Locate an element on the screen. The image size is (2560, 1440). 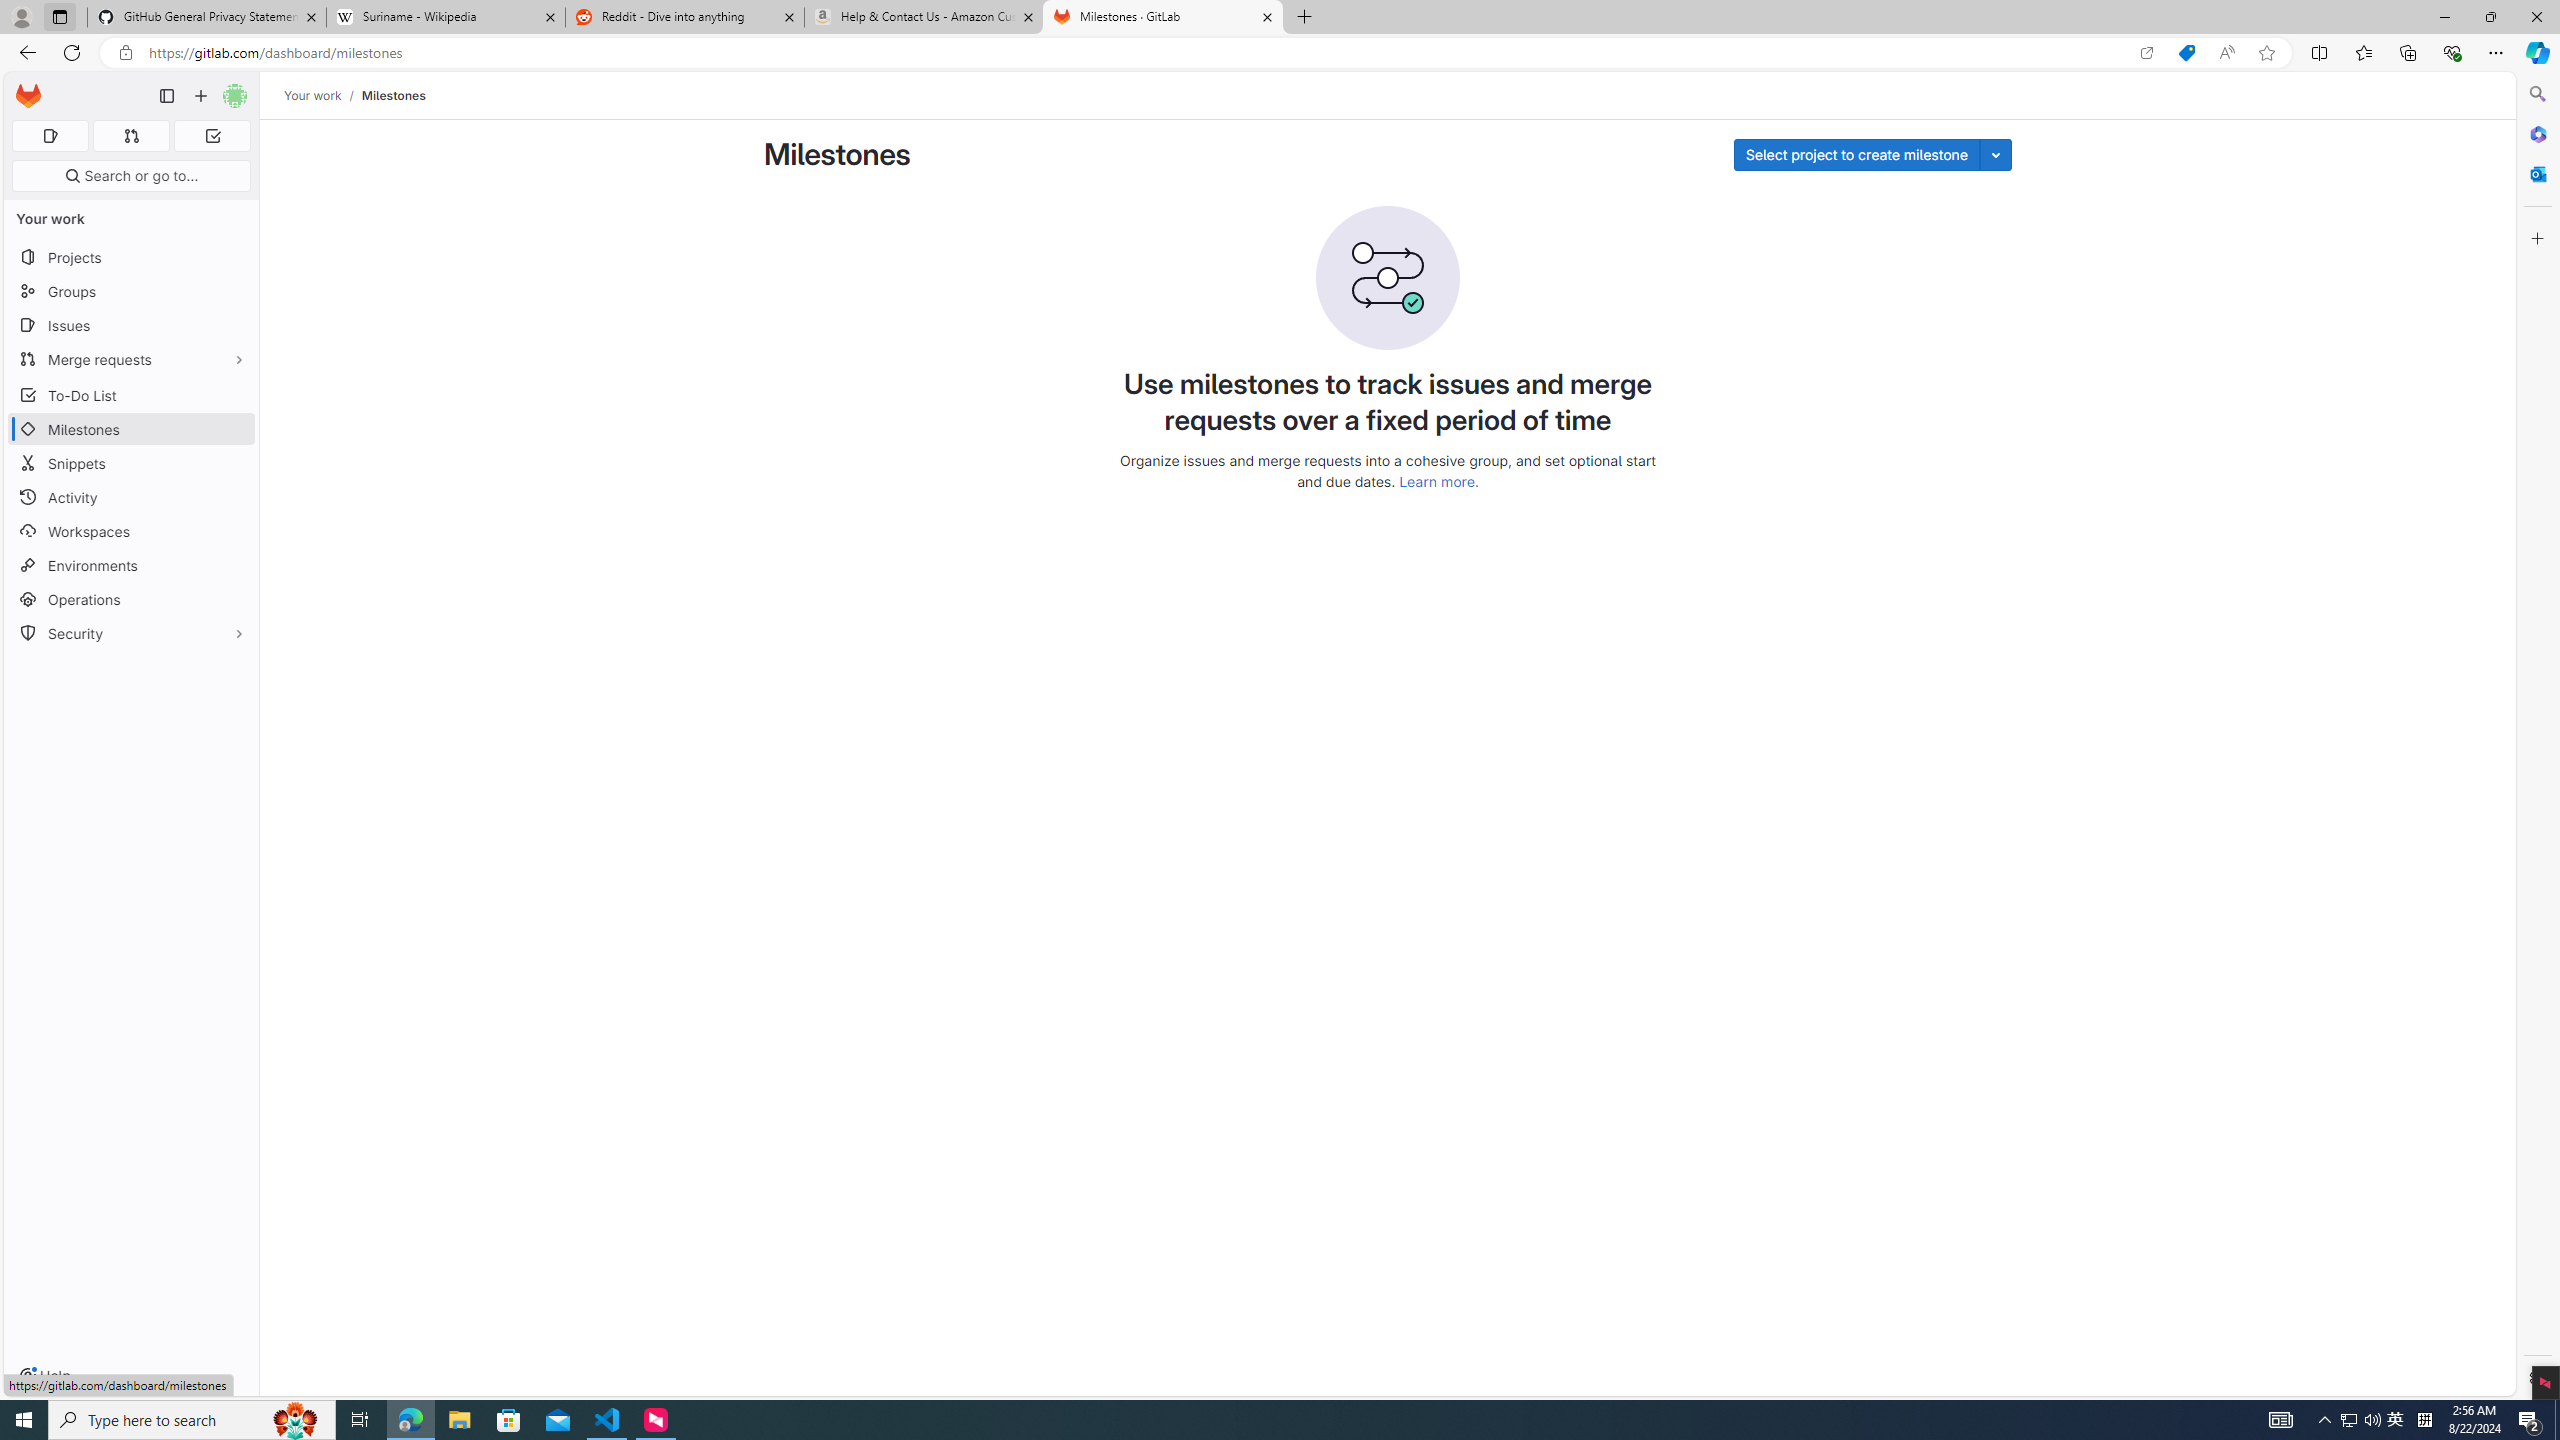
'Activity' is located at coordinates (130, 497).